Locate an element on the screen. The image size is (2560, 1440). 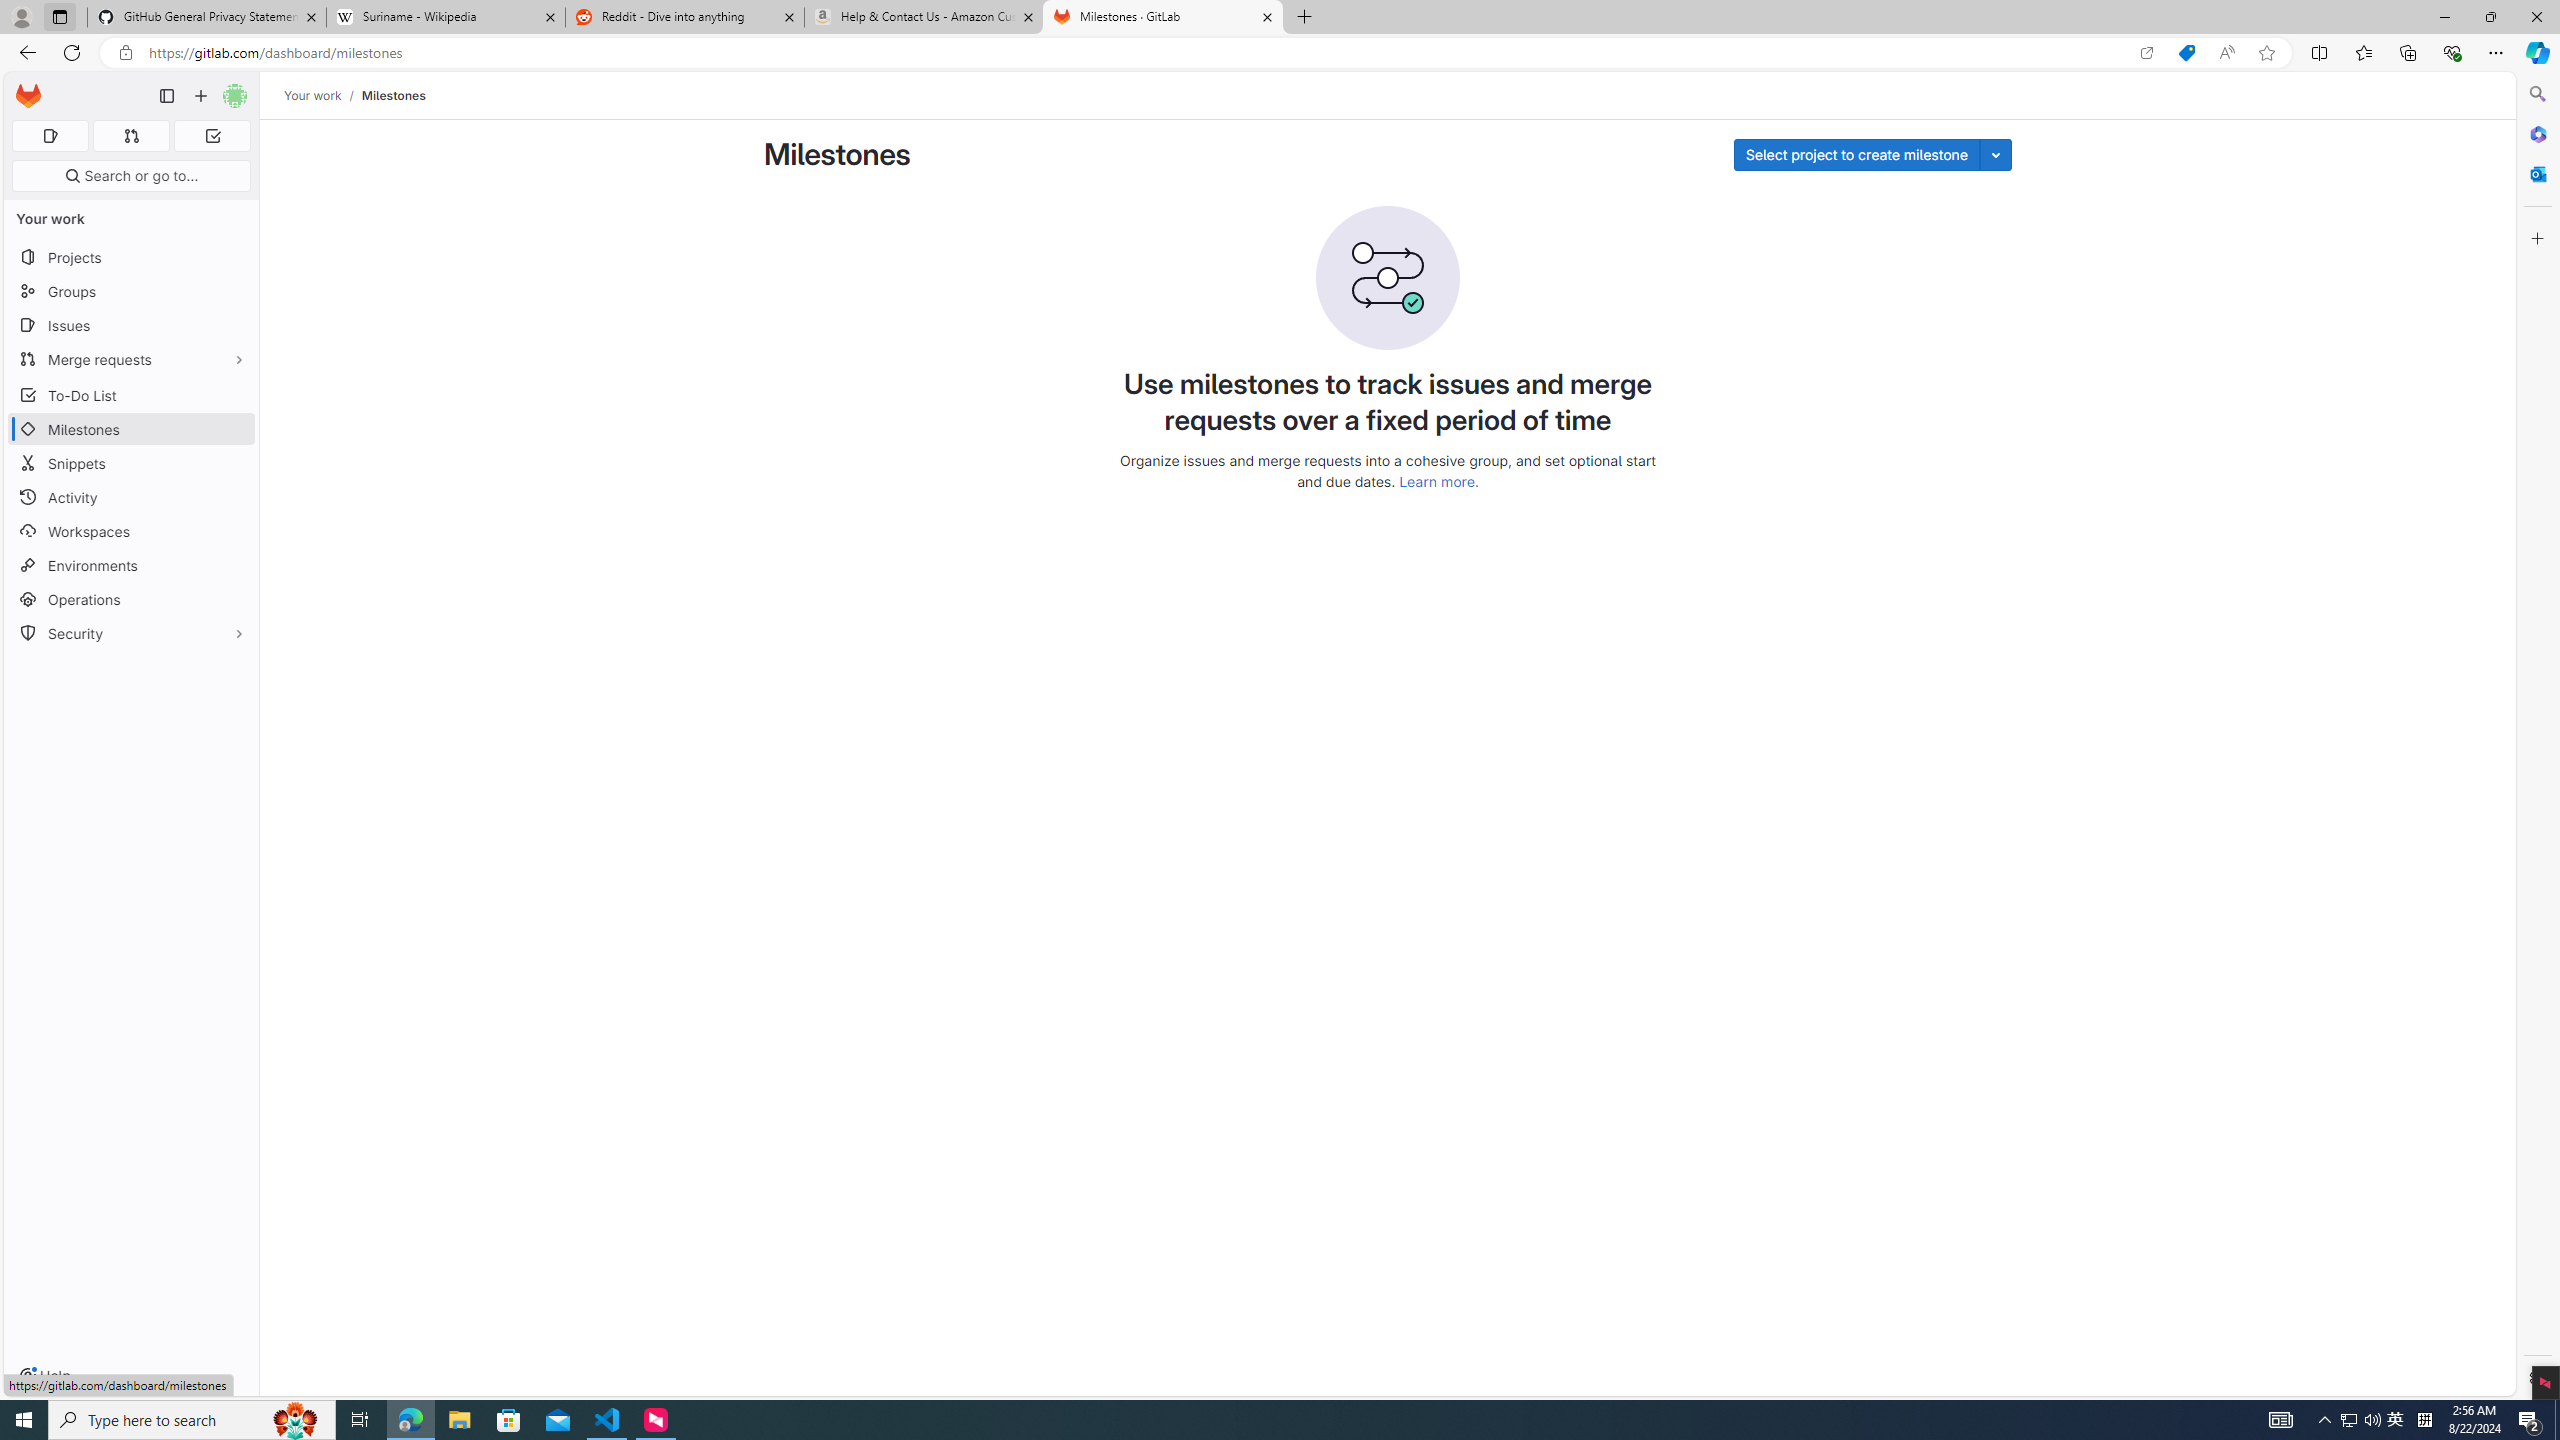
'Activity' is located at coordinates (130, 497).